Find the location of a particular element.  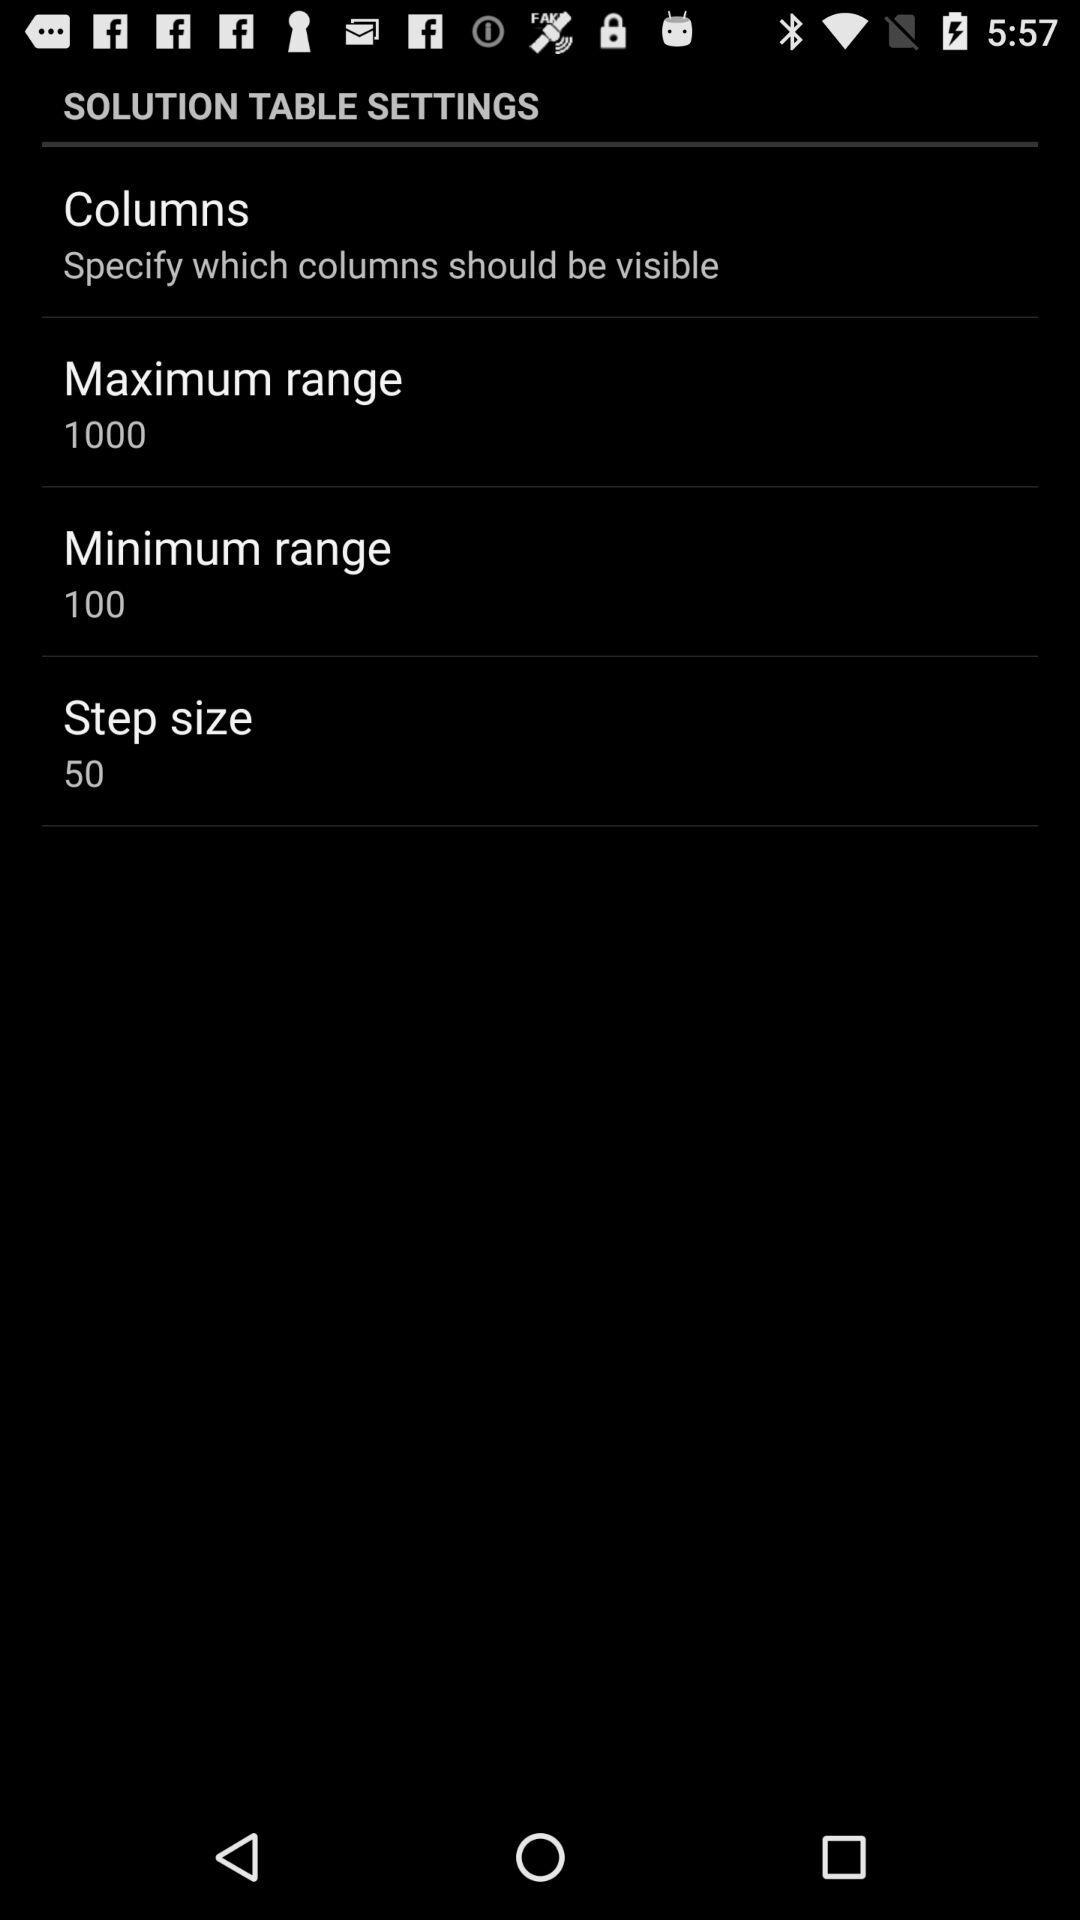

icon below minimum range is located at coordinates (94, 602).